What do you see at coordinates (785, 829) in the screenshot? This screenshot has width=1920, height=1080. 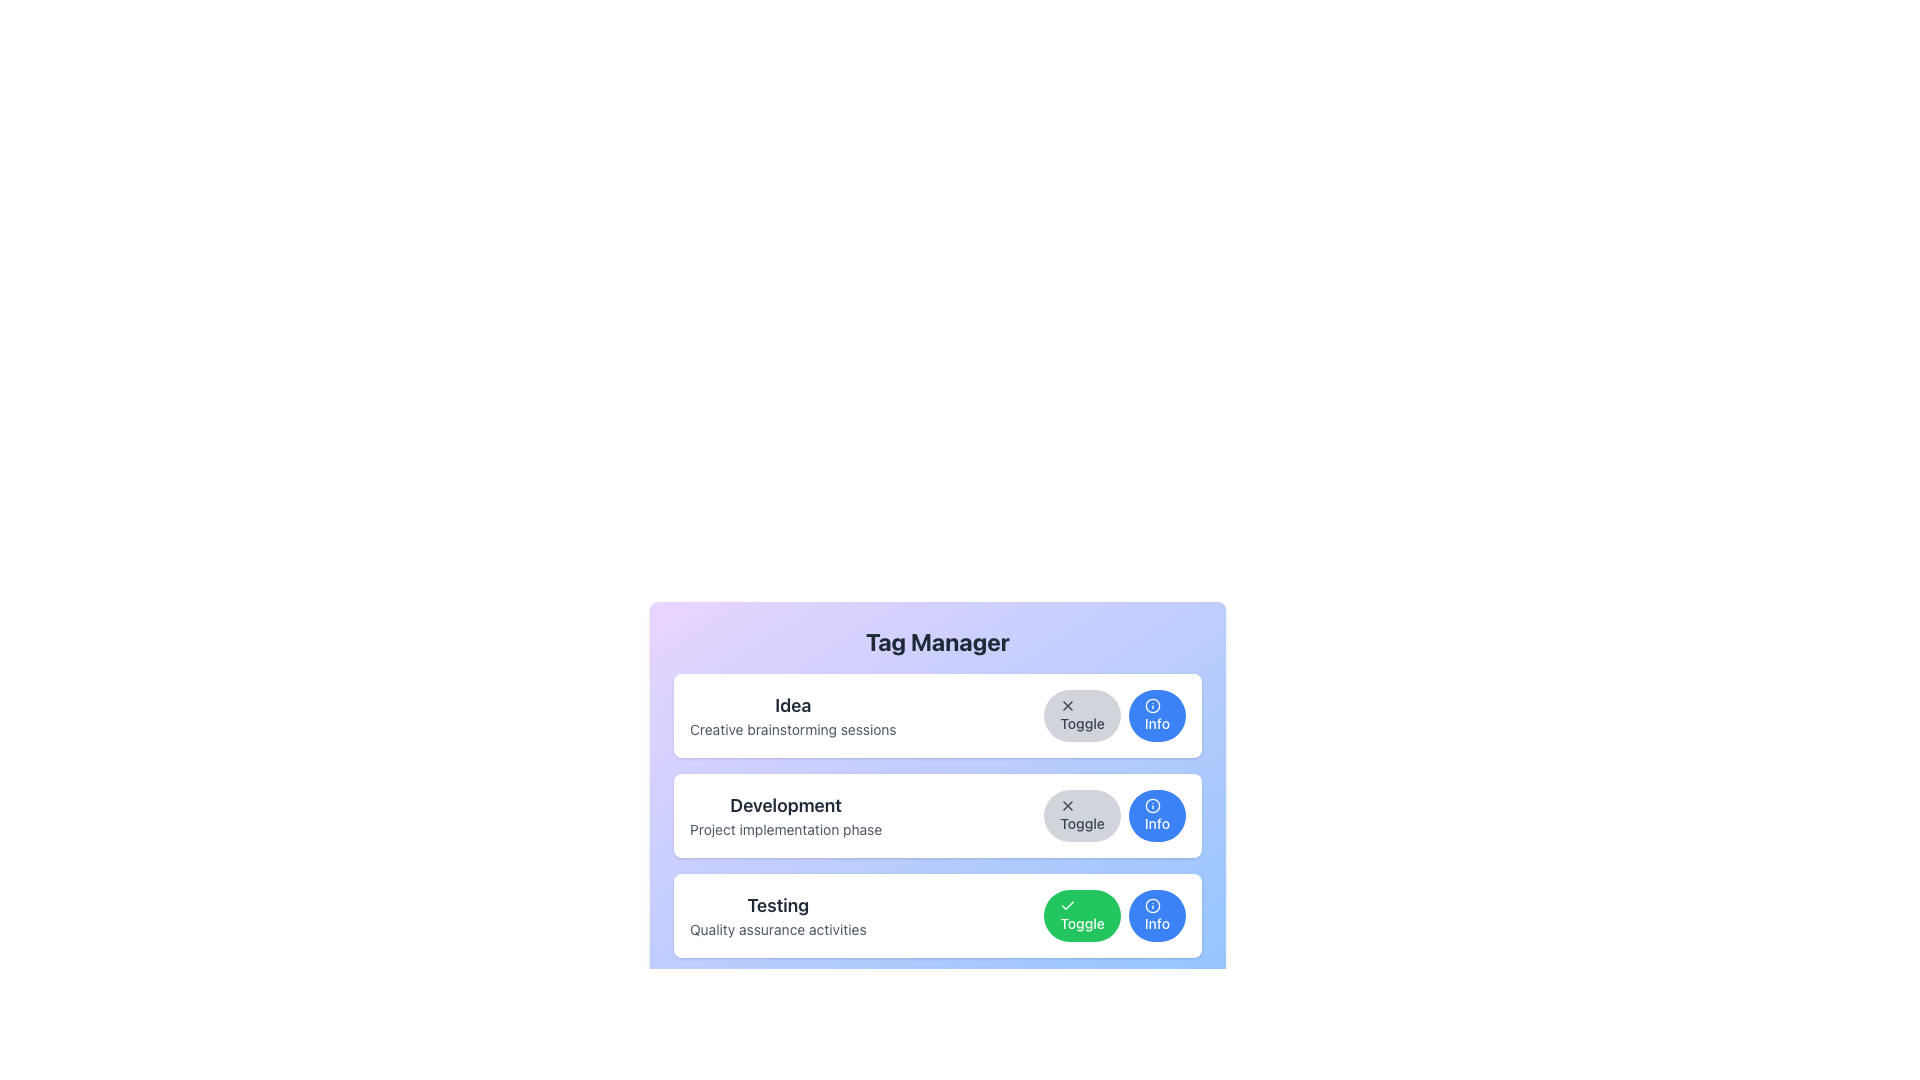 I see `the static text label that reads 'Project implementation phase', which is located below the 'Development' heading in the second card of a vertically stacked list` at bounding box center [785, 829].